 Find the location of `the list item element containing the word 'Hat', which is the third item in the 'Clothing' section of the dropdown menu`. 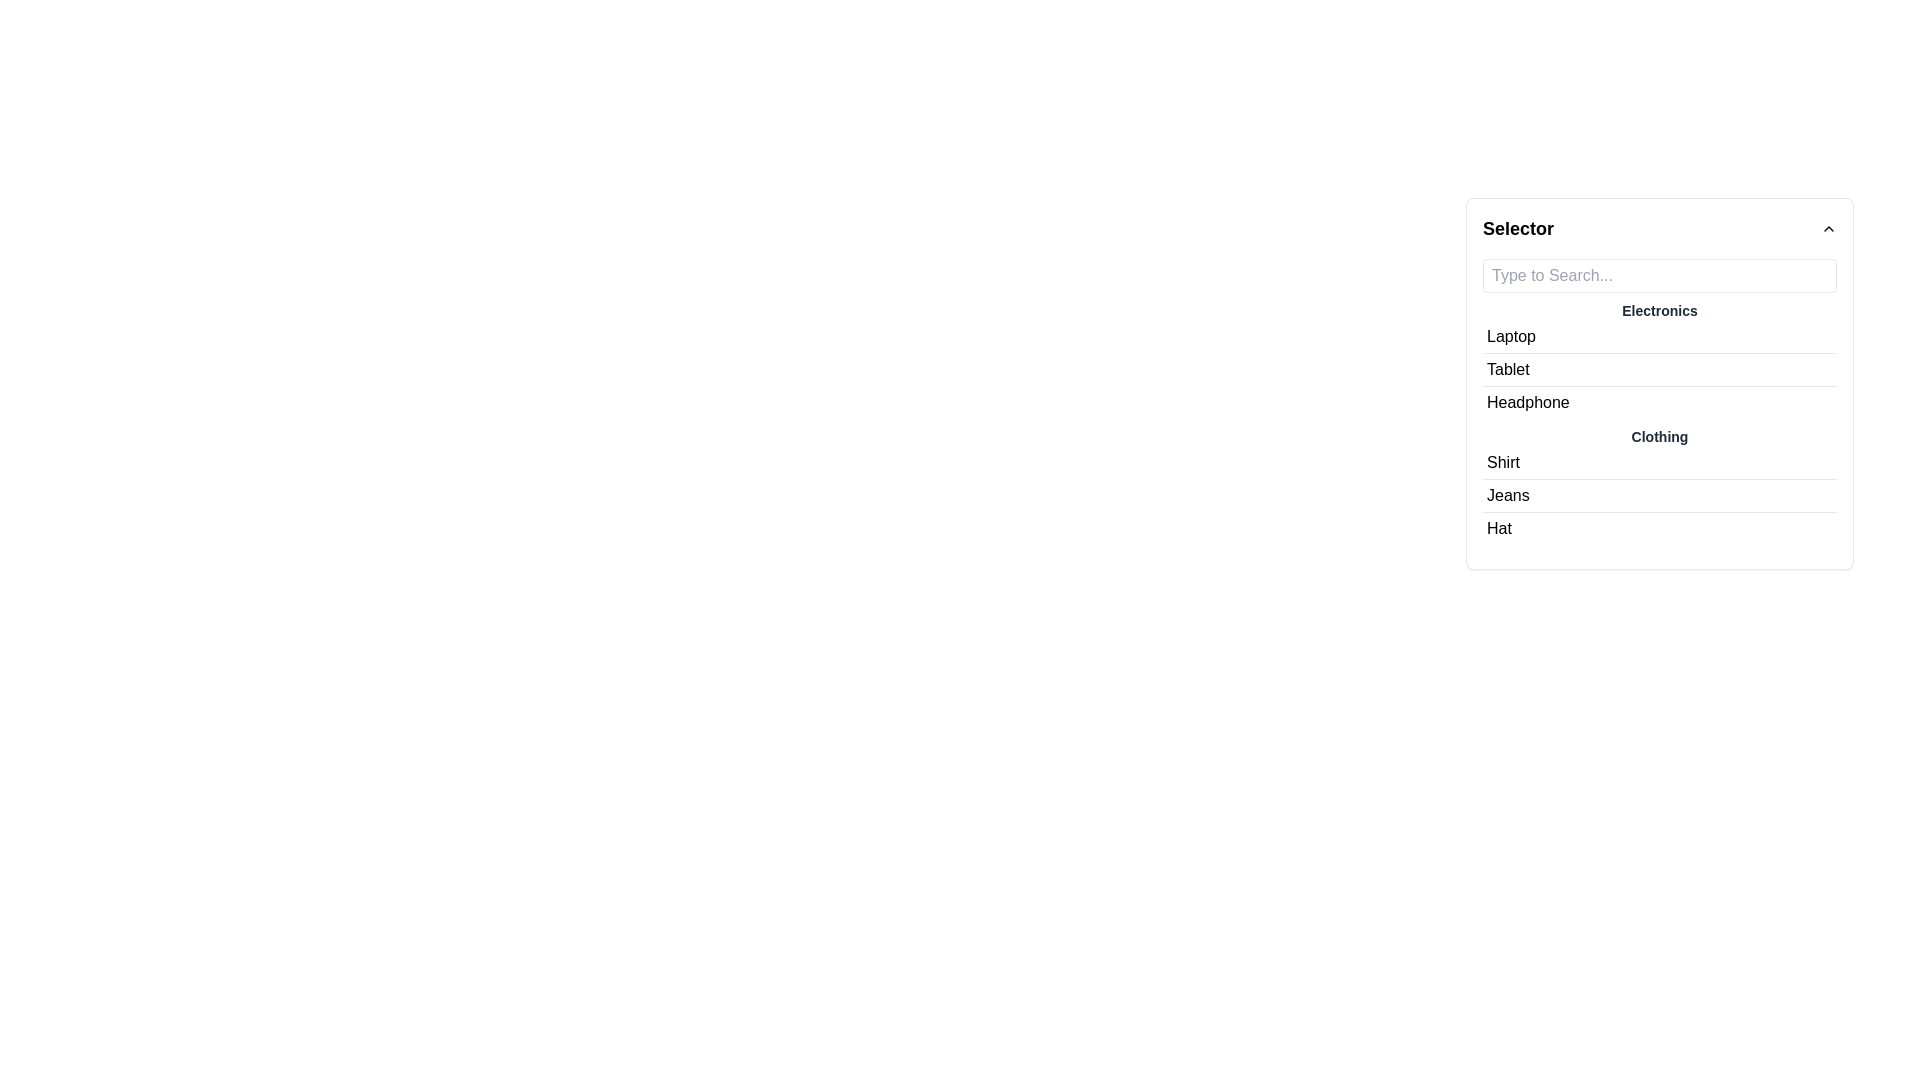

the list item element containing the word 'Hat', which is the third item in the 'Clothing' section of the dropdown menu is located at coordinates (1660, 527).